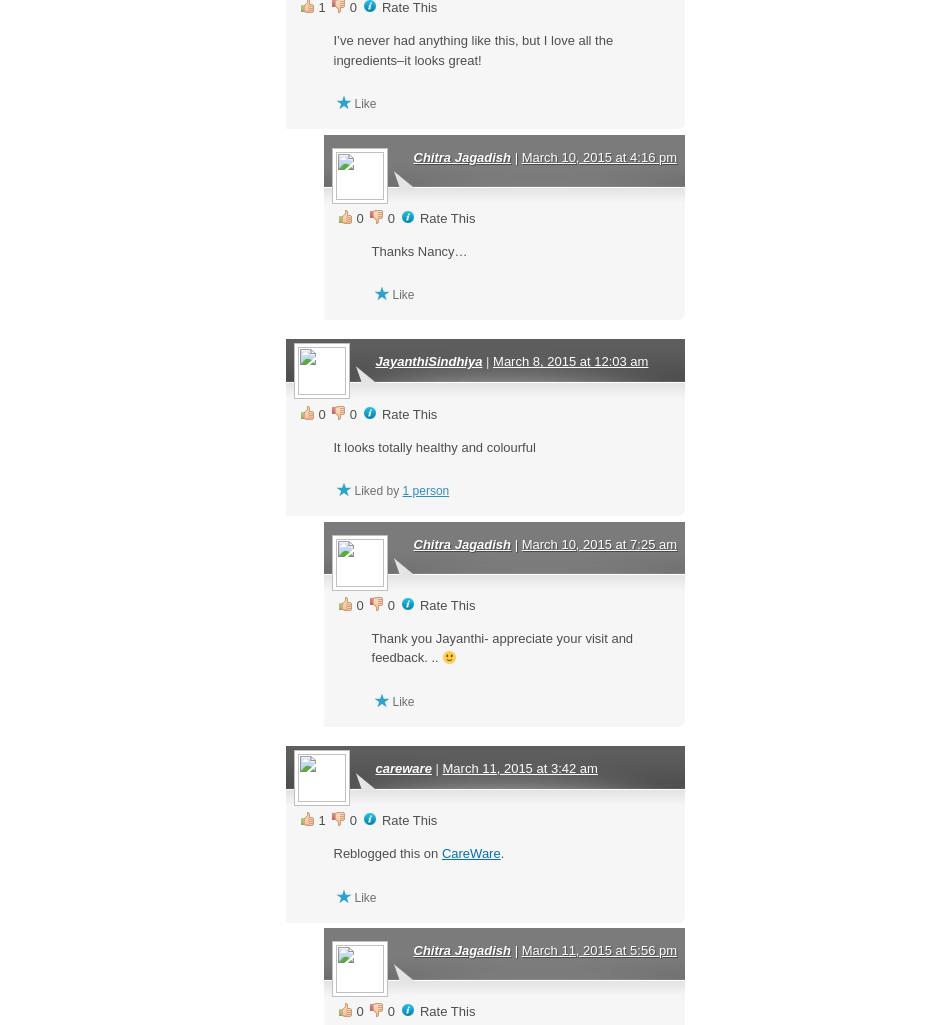 The width and height of the screenshot is (940, 1025). What do you see at coordinates (597, 542) in the screenshot?
I see `'March 10, 2015 at 7:25 am'` at bounding box center [597, 542].